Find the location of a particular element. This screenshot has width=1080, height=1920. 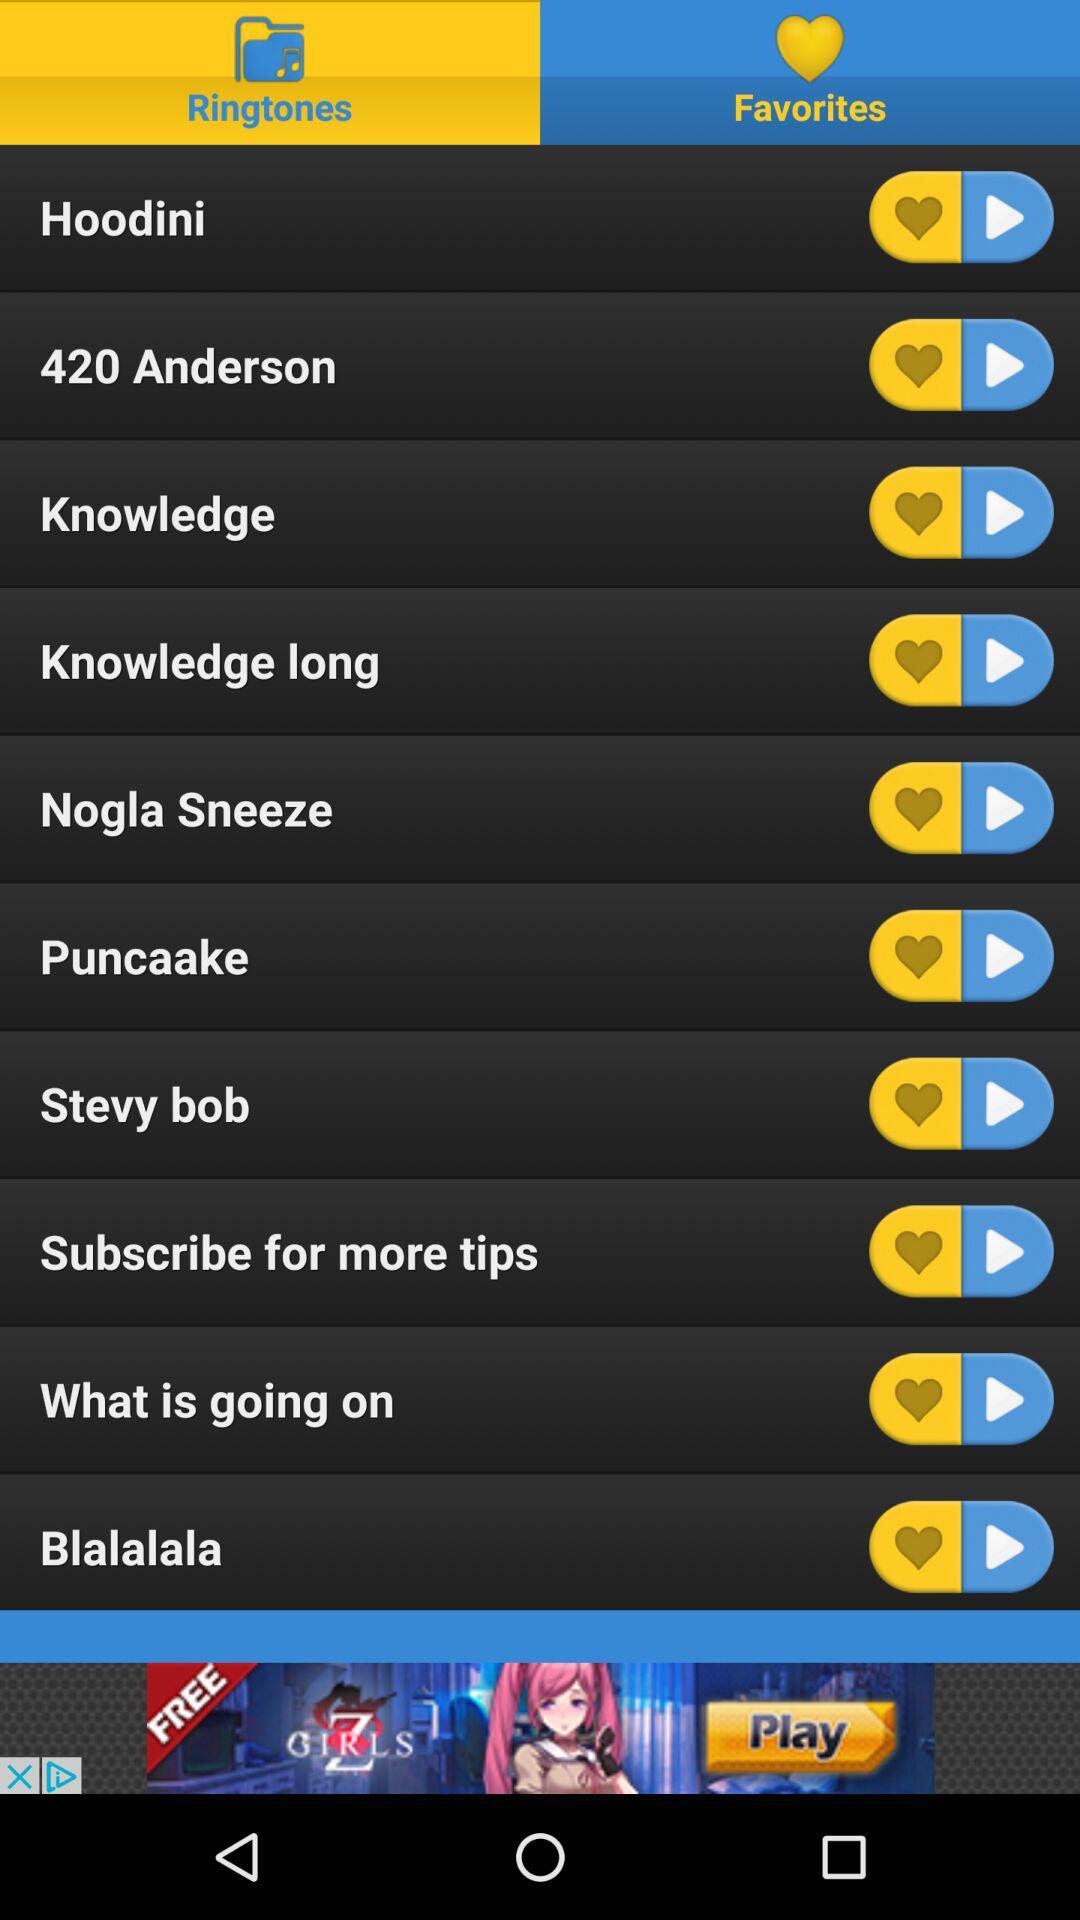

ringtone is located at coordinates (1007, 660).